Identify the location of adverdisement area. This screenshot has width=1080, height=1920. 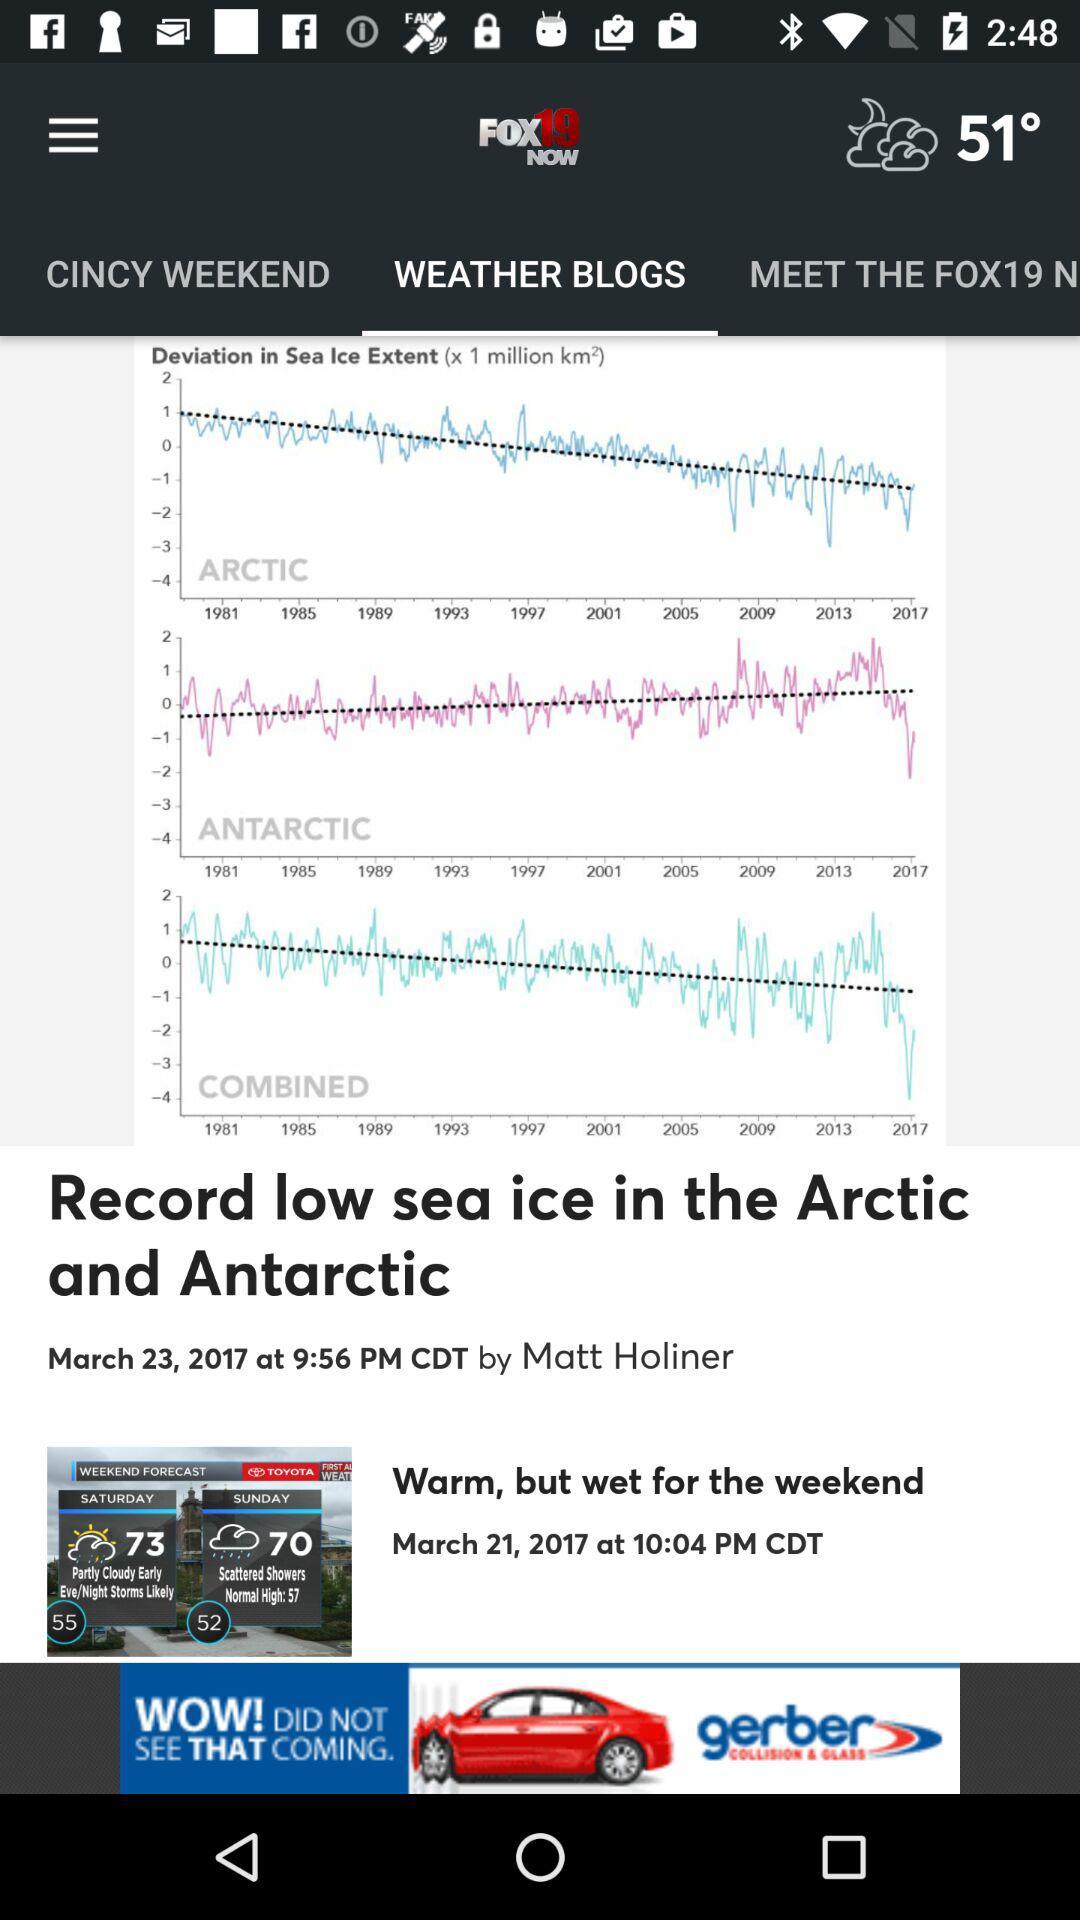
(540, 1727).